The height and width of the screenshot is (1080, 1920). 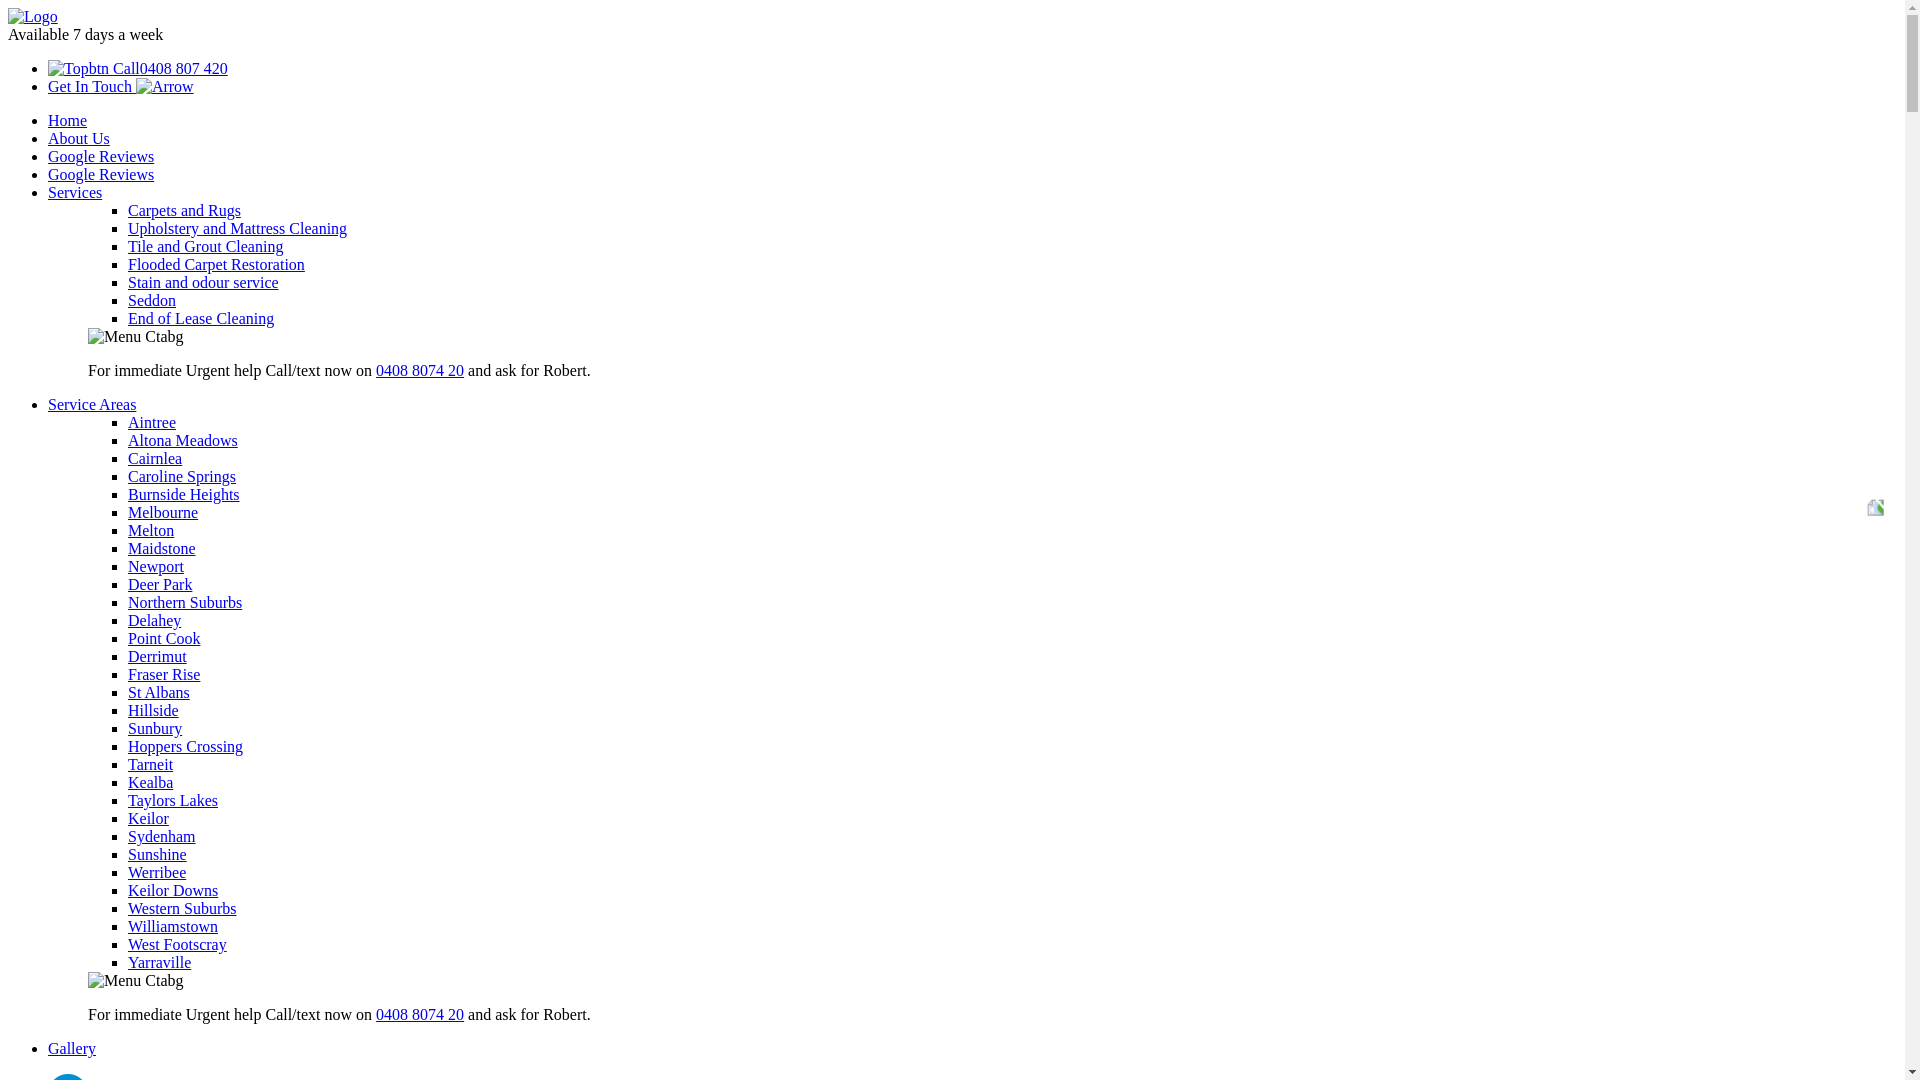 I want to click on '0408 8074 20', so click(x=419, y=370).